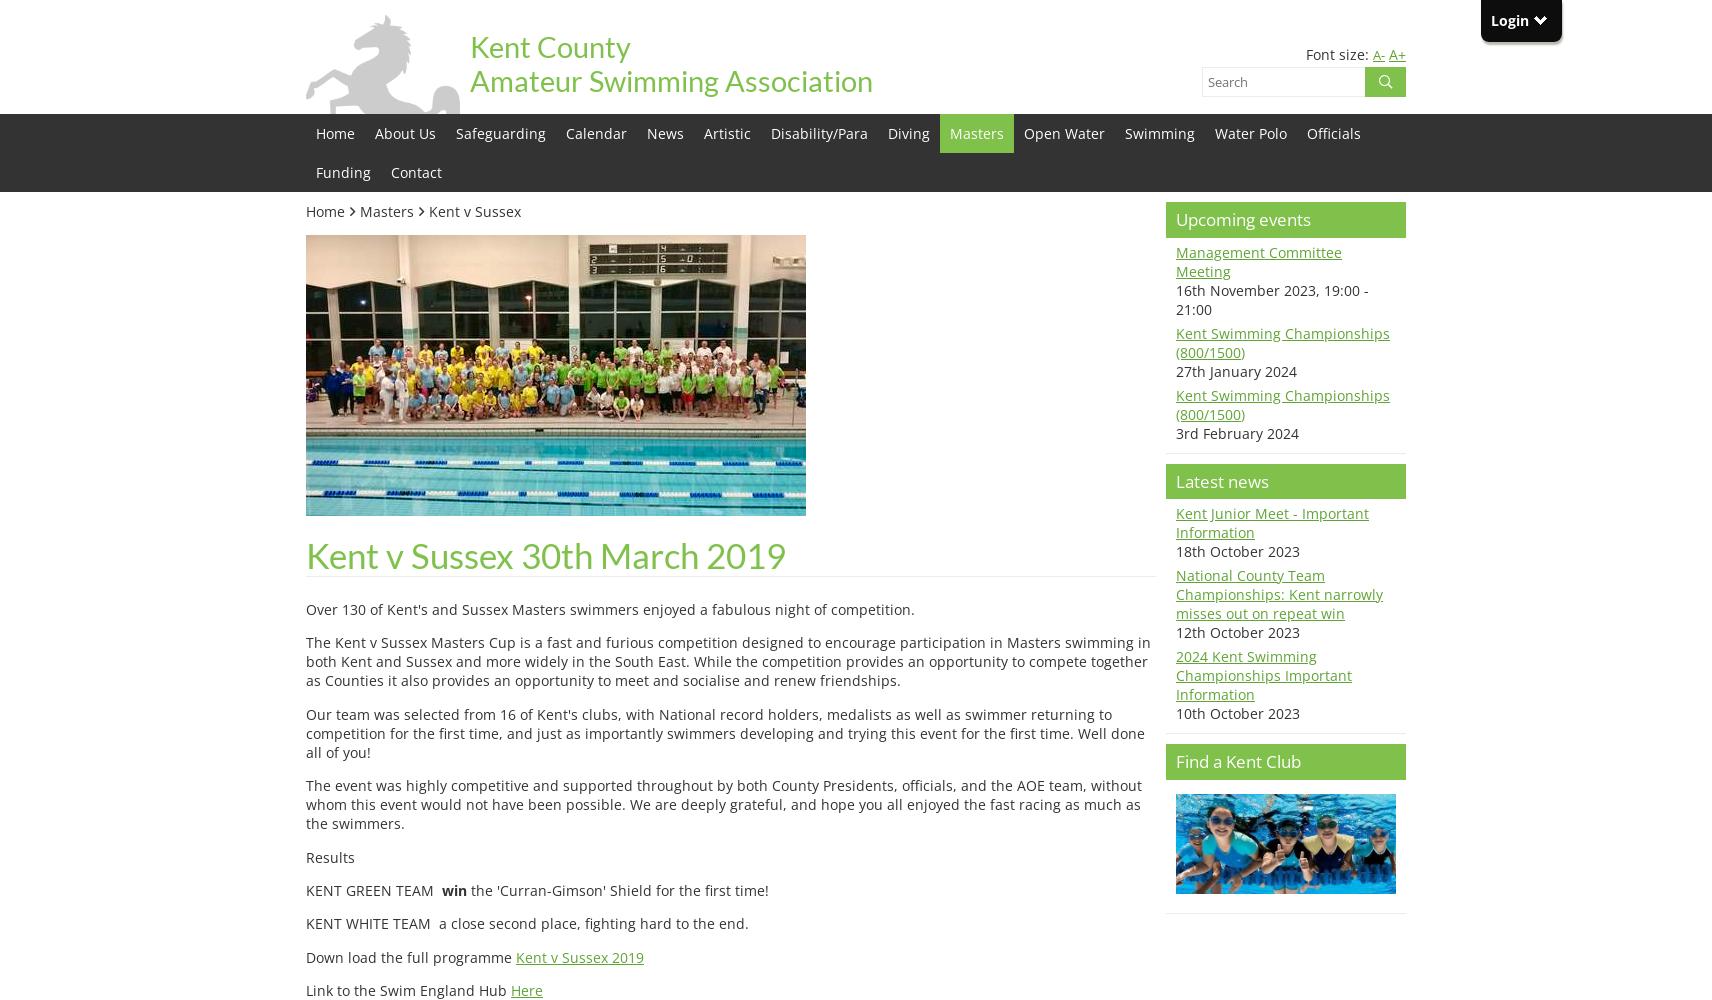  I want to click on 'Kent v Sussex', so click(474, 210).